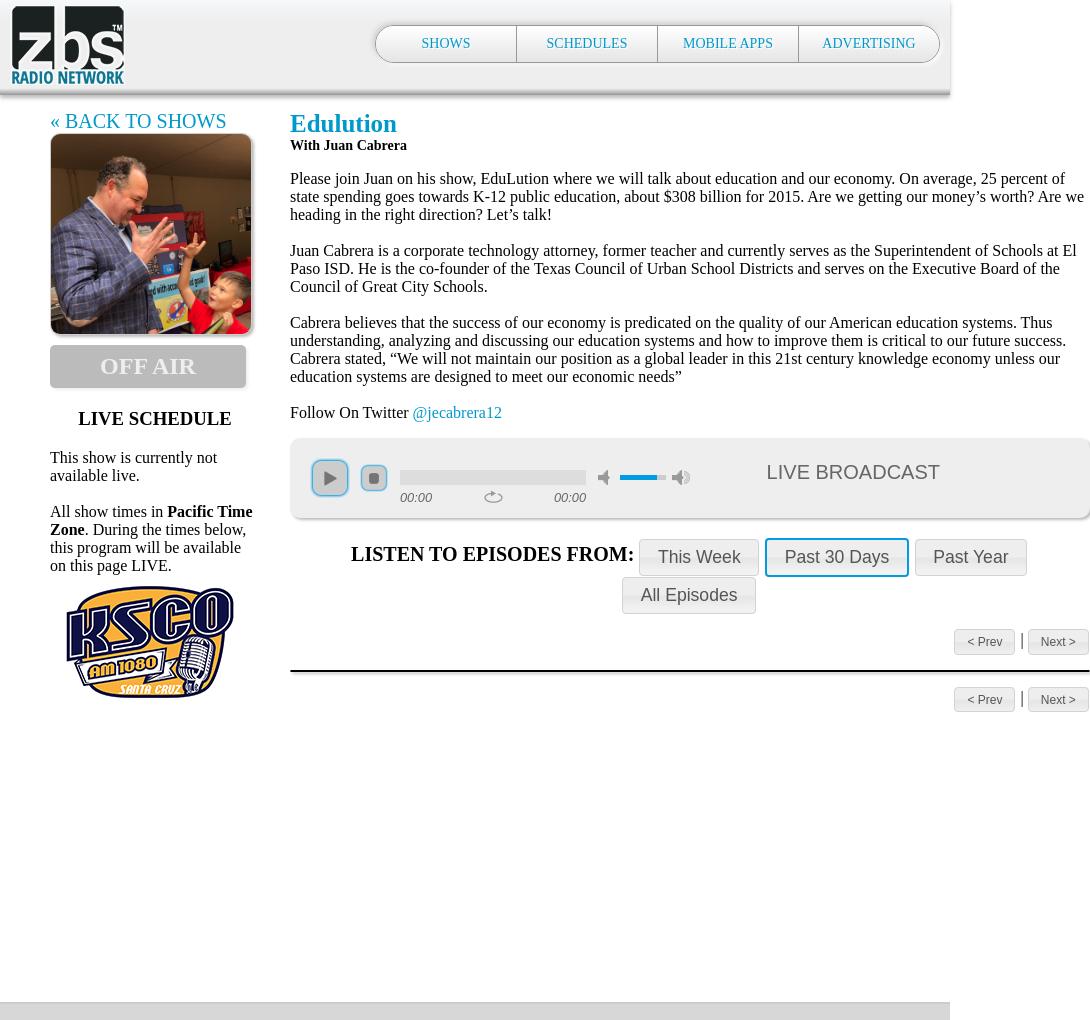 This screenshot has height=1020, width=1090. What do you see at coordinates (50, 510) in the screenshot?
I see `'All show times in'` at bounding box center [50, 510].